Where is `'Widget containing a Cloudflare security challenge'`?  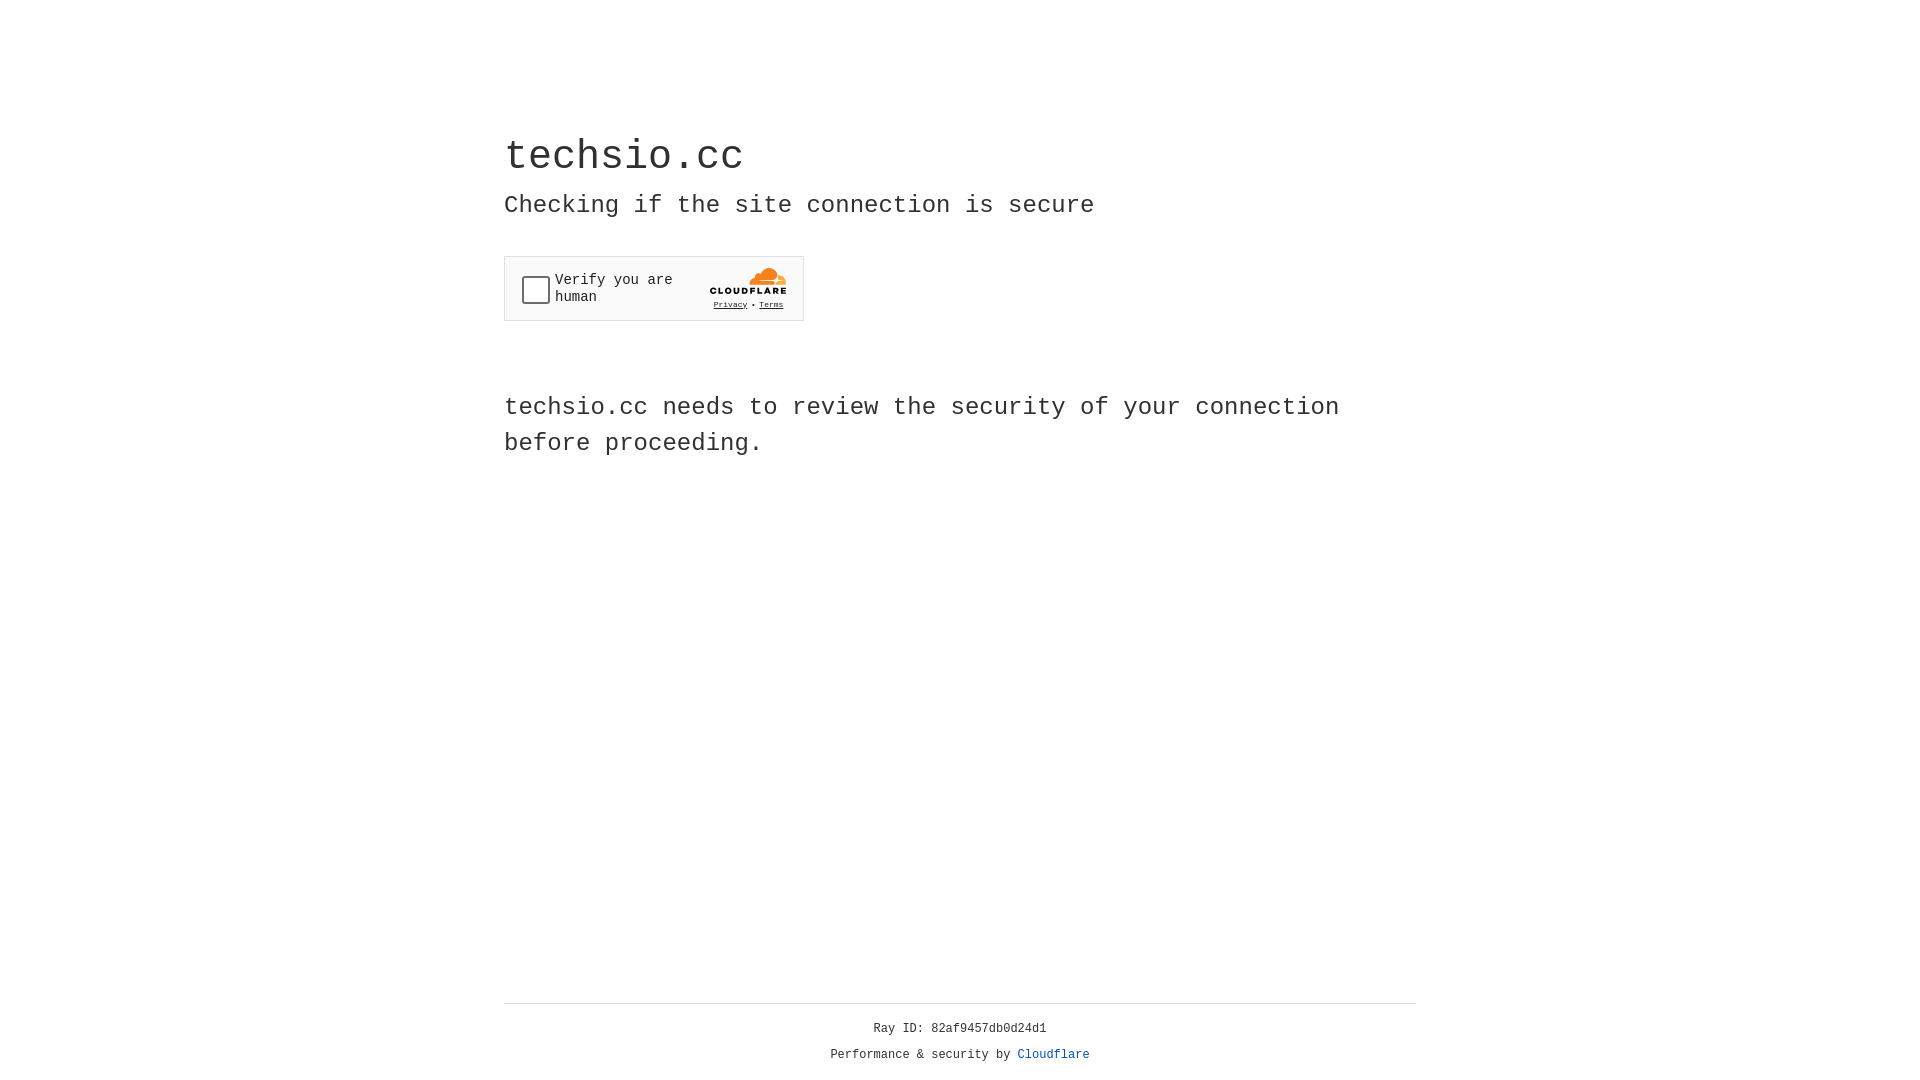
'Widget containing a Cloudflare security challenge' is located at coordinates (653, 288).